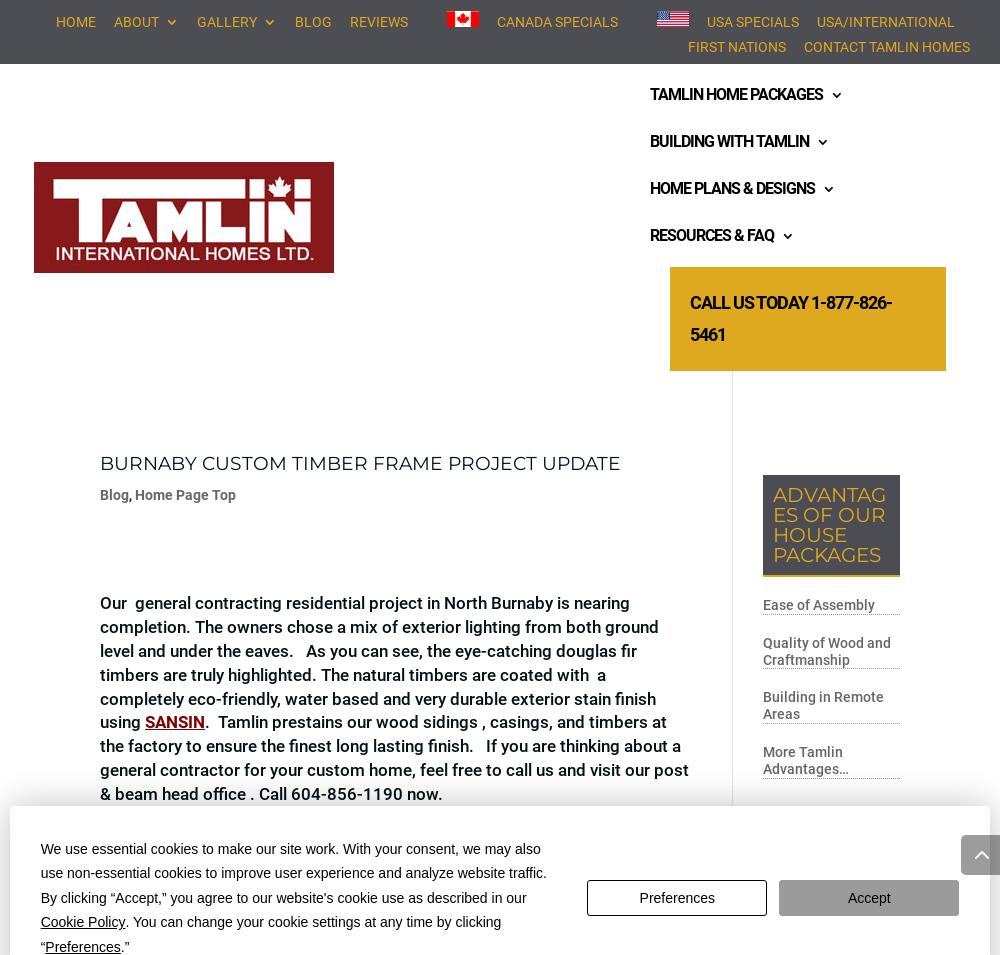 The image size is (1000, 955). What do you see at coordinates (491, 337) in the screenshot?
I see `'Roof System'` at bounding box center [491, 337].